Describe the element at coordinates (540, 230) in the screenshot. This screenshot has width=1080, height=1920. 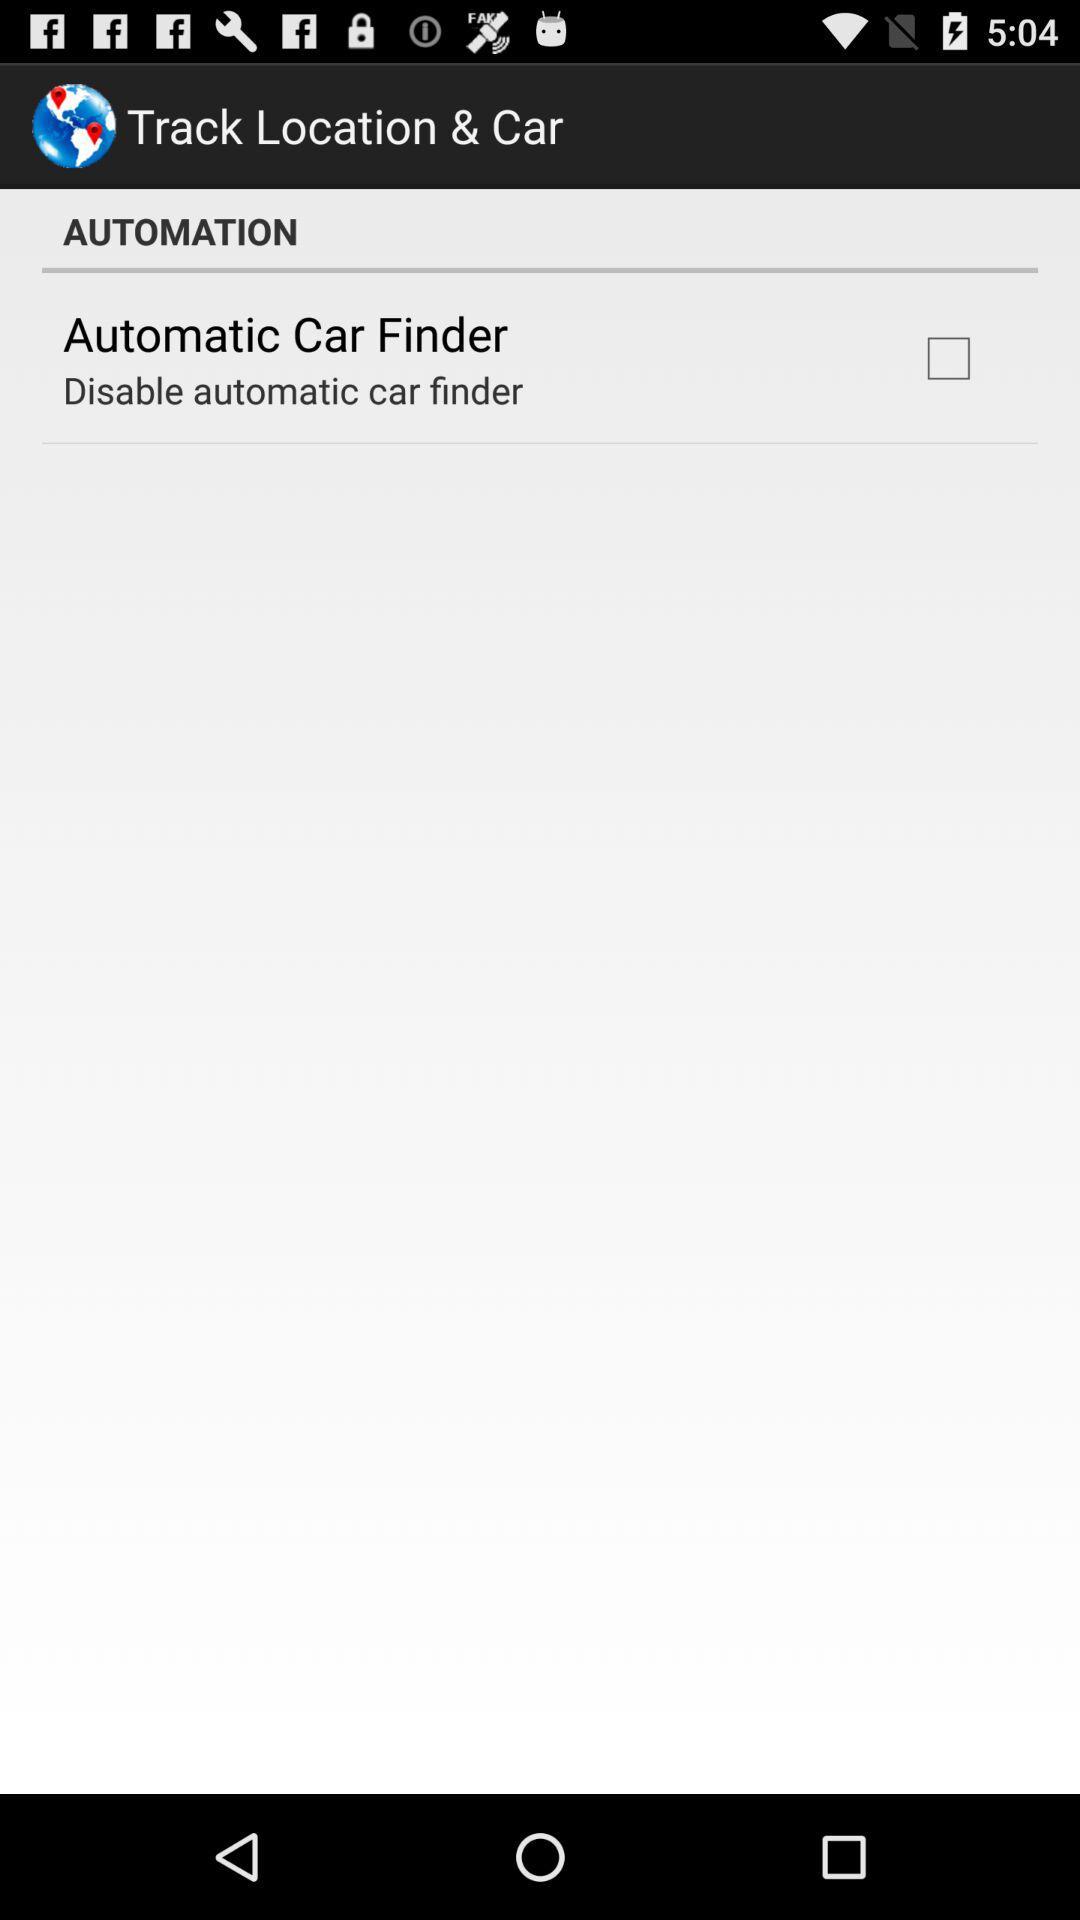
I see `the automation at the top` at that location.